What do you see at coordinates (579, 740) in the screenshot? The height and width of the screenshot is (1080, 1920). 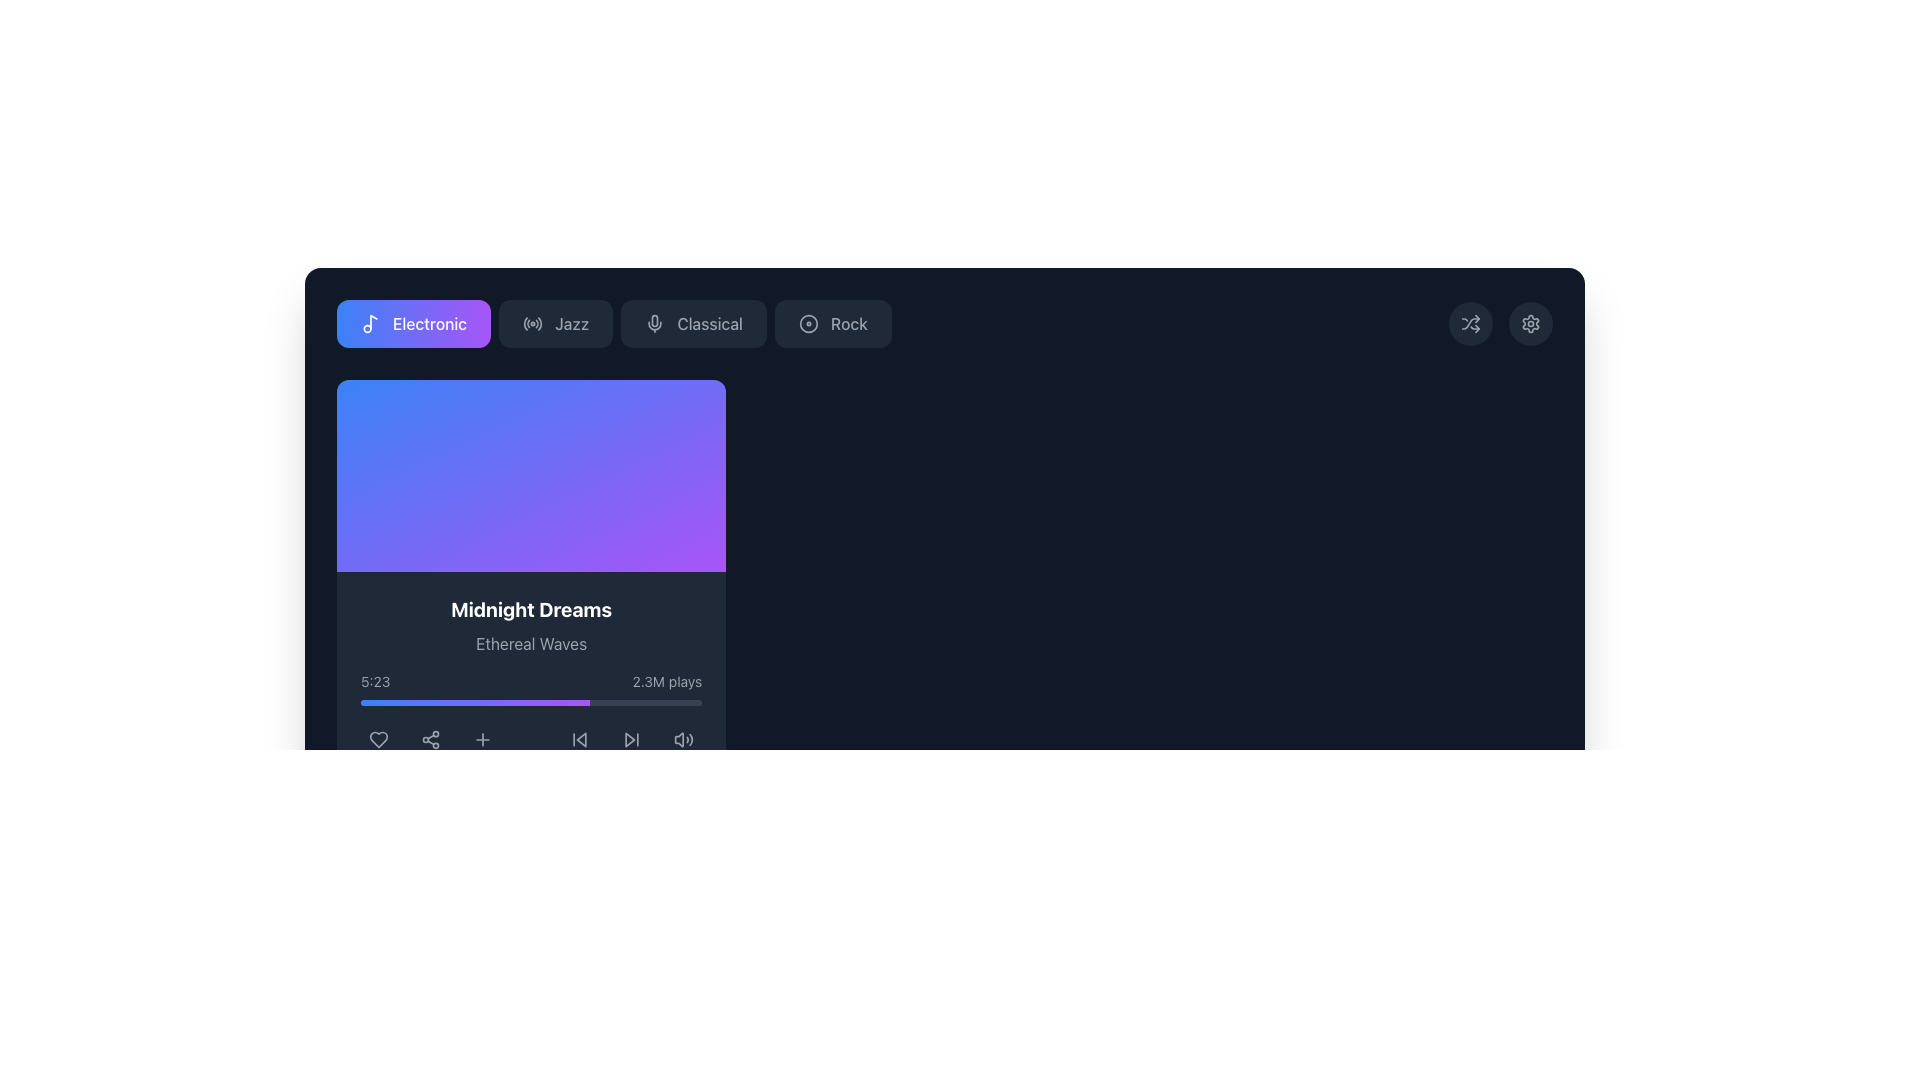 I see `the button that allows the user to skip to the previous track, located two positions to the right of the '+' button and one position to the left of the 'play' button, while playing media content` at bounding box center [579, 740].